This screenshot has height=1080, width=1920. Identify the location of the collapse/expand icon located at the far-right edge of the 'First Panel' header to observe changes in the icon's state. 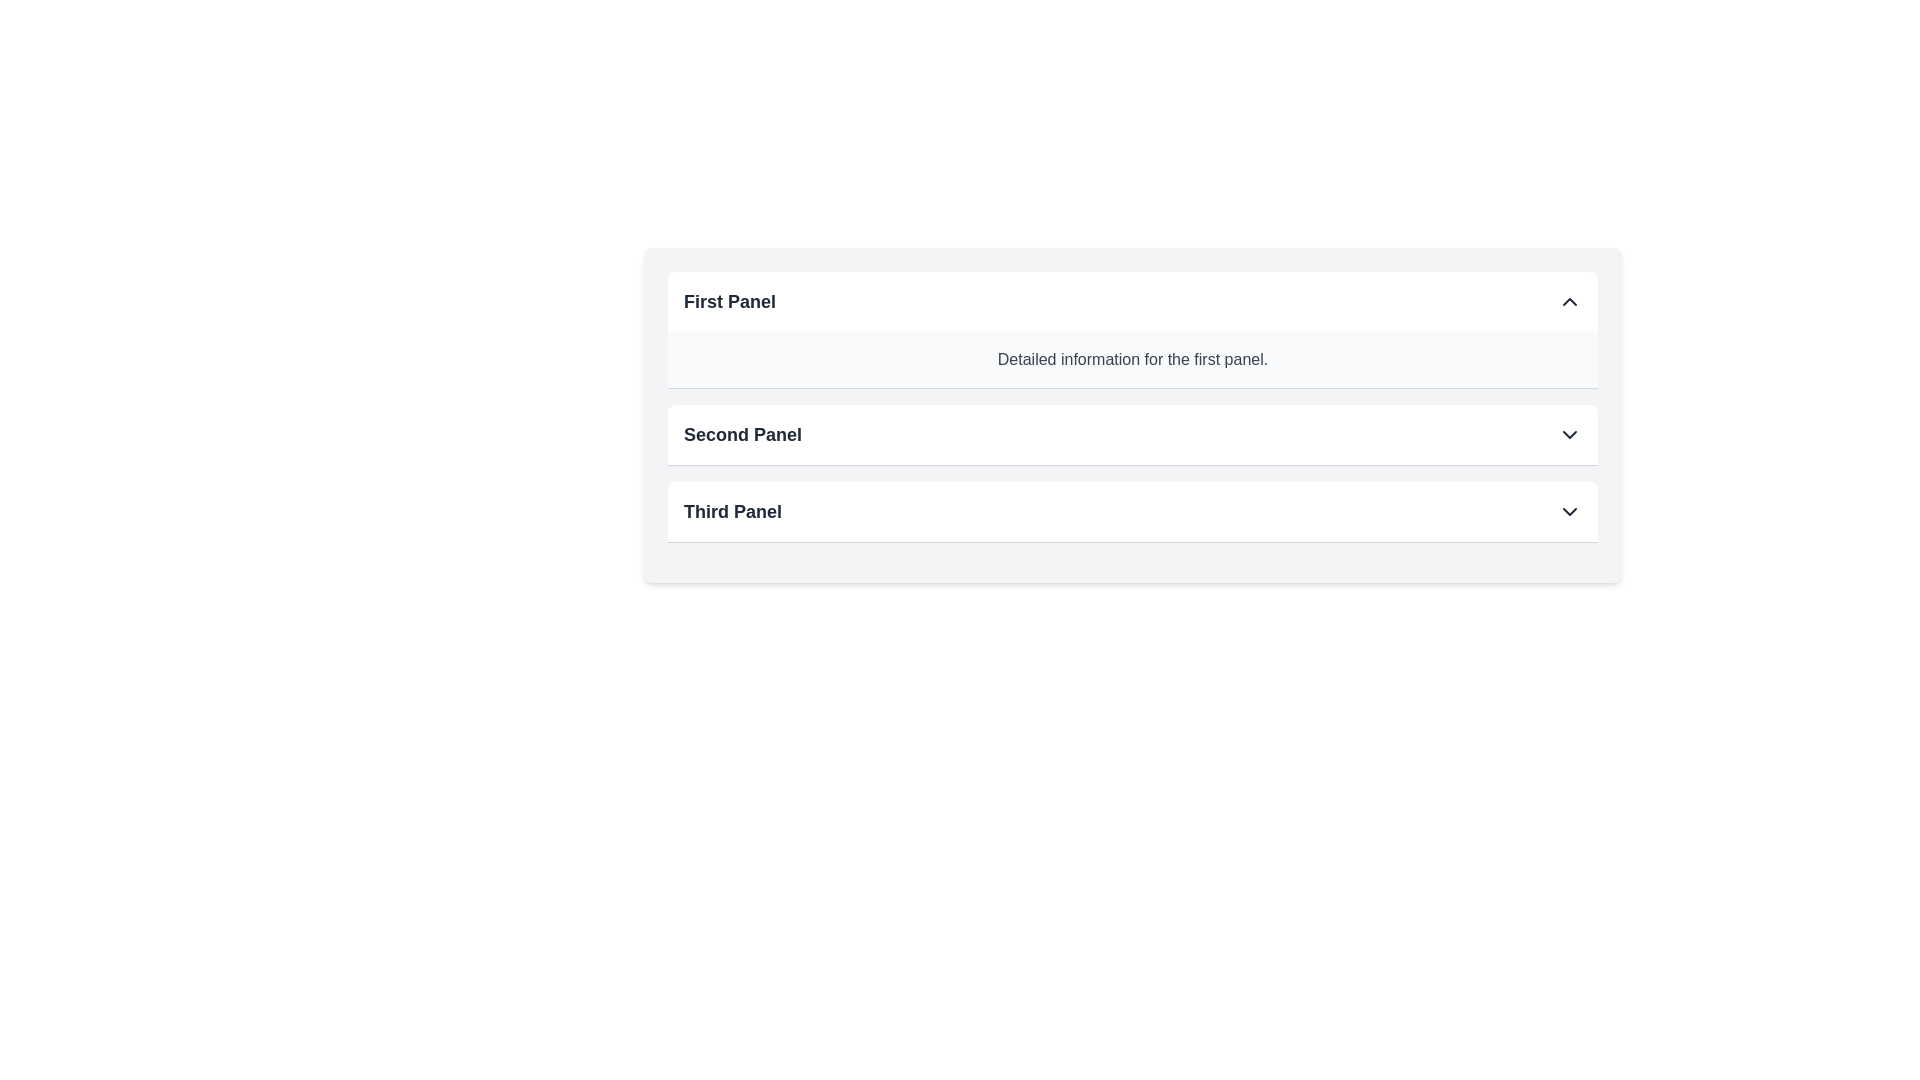
(1568, 301).